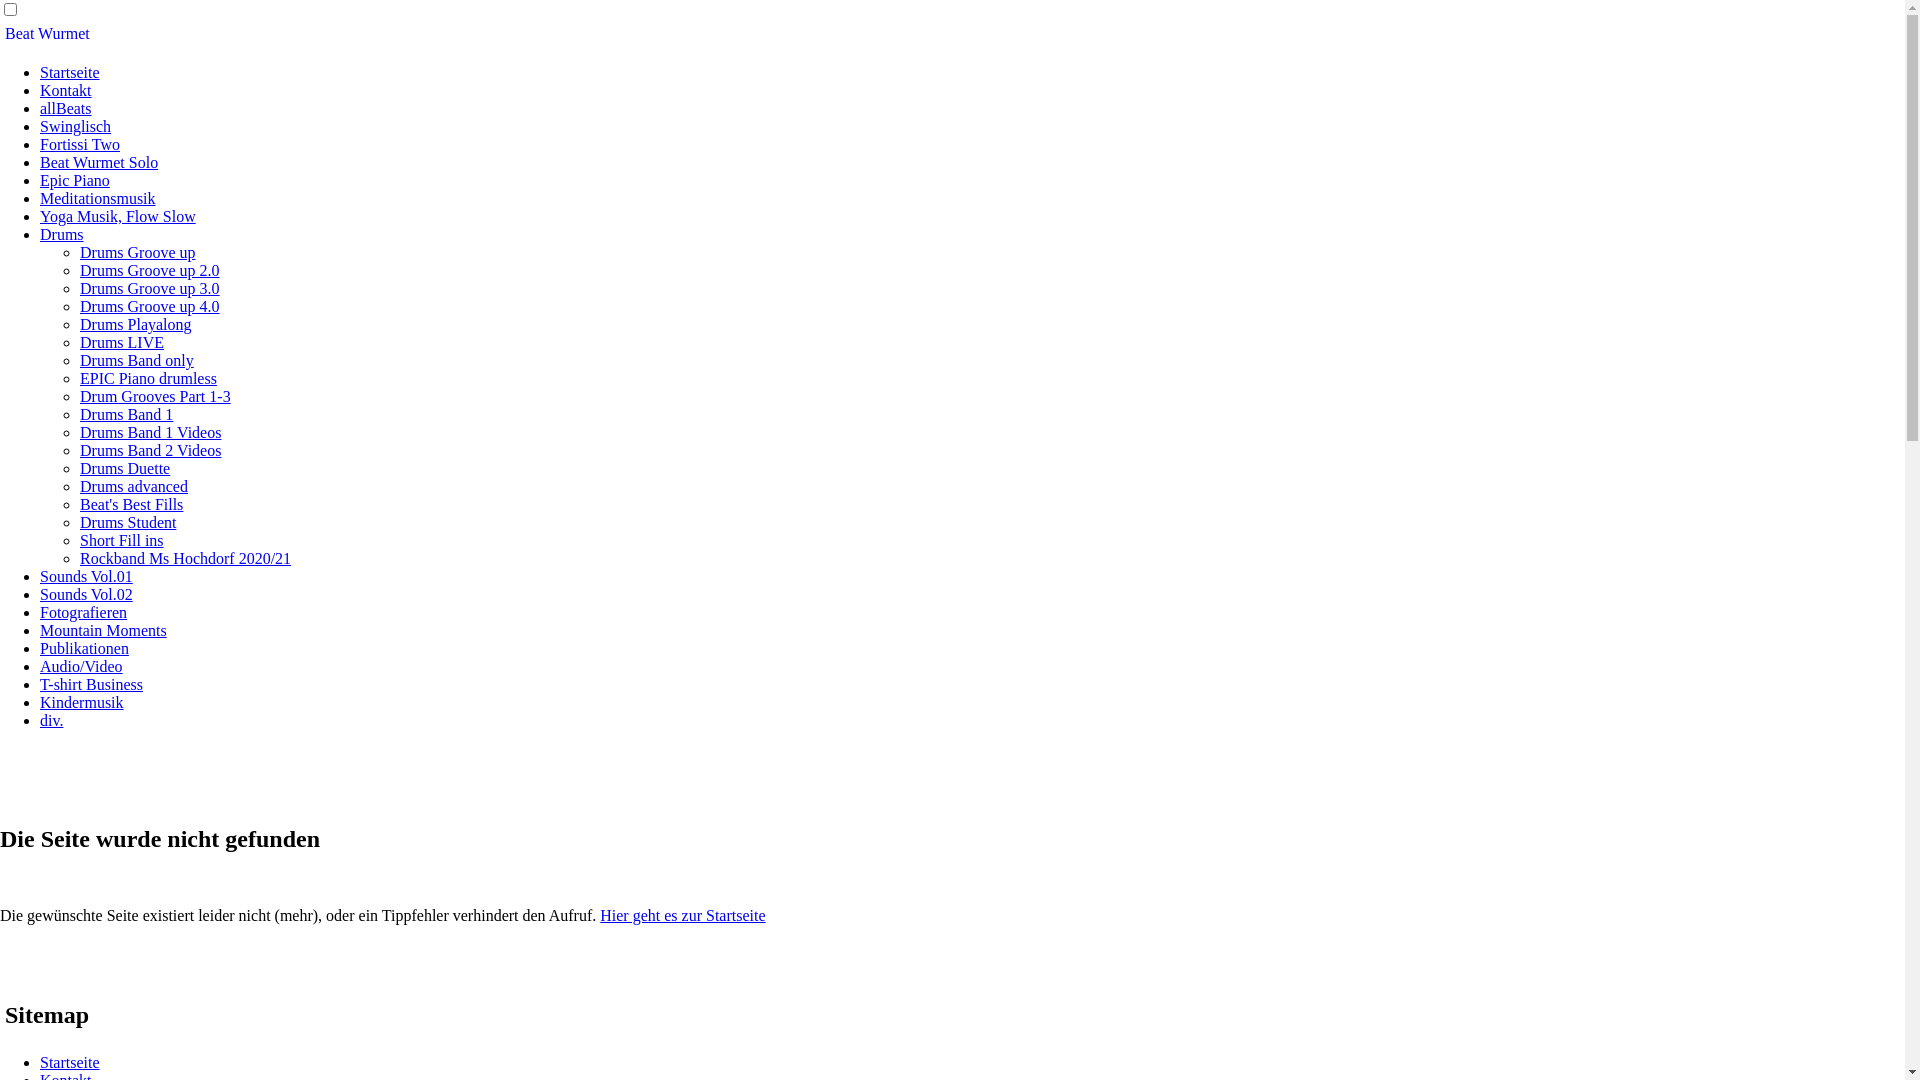 The image size is (1920, 1080). Describe the element at coordinates (125, 413) in the screenshot. I see `'Drums Band 1'` at that location.